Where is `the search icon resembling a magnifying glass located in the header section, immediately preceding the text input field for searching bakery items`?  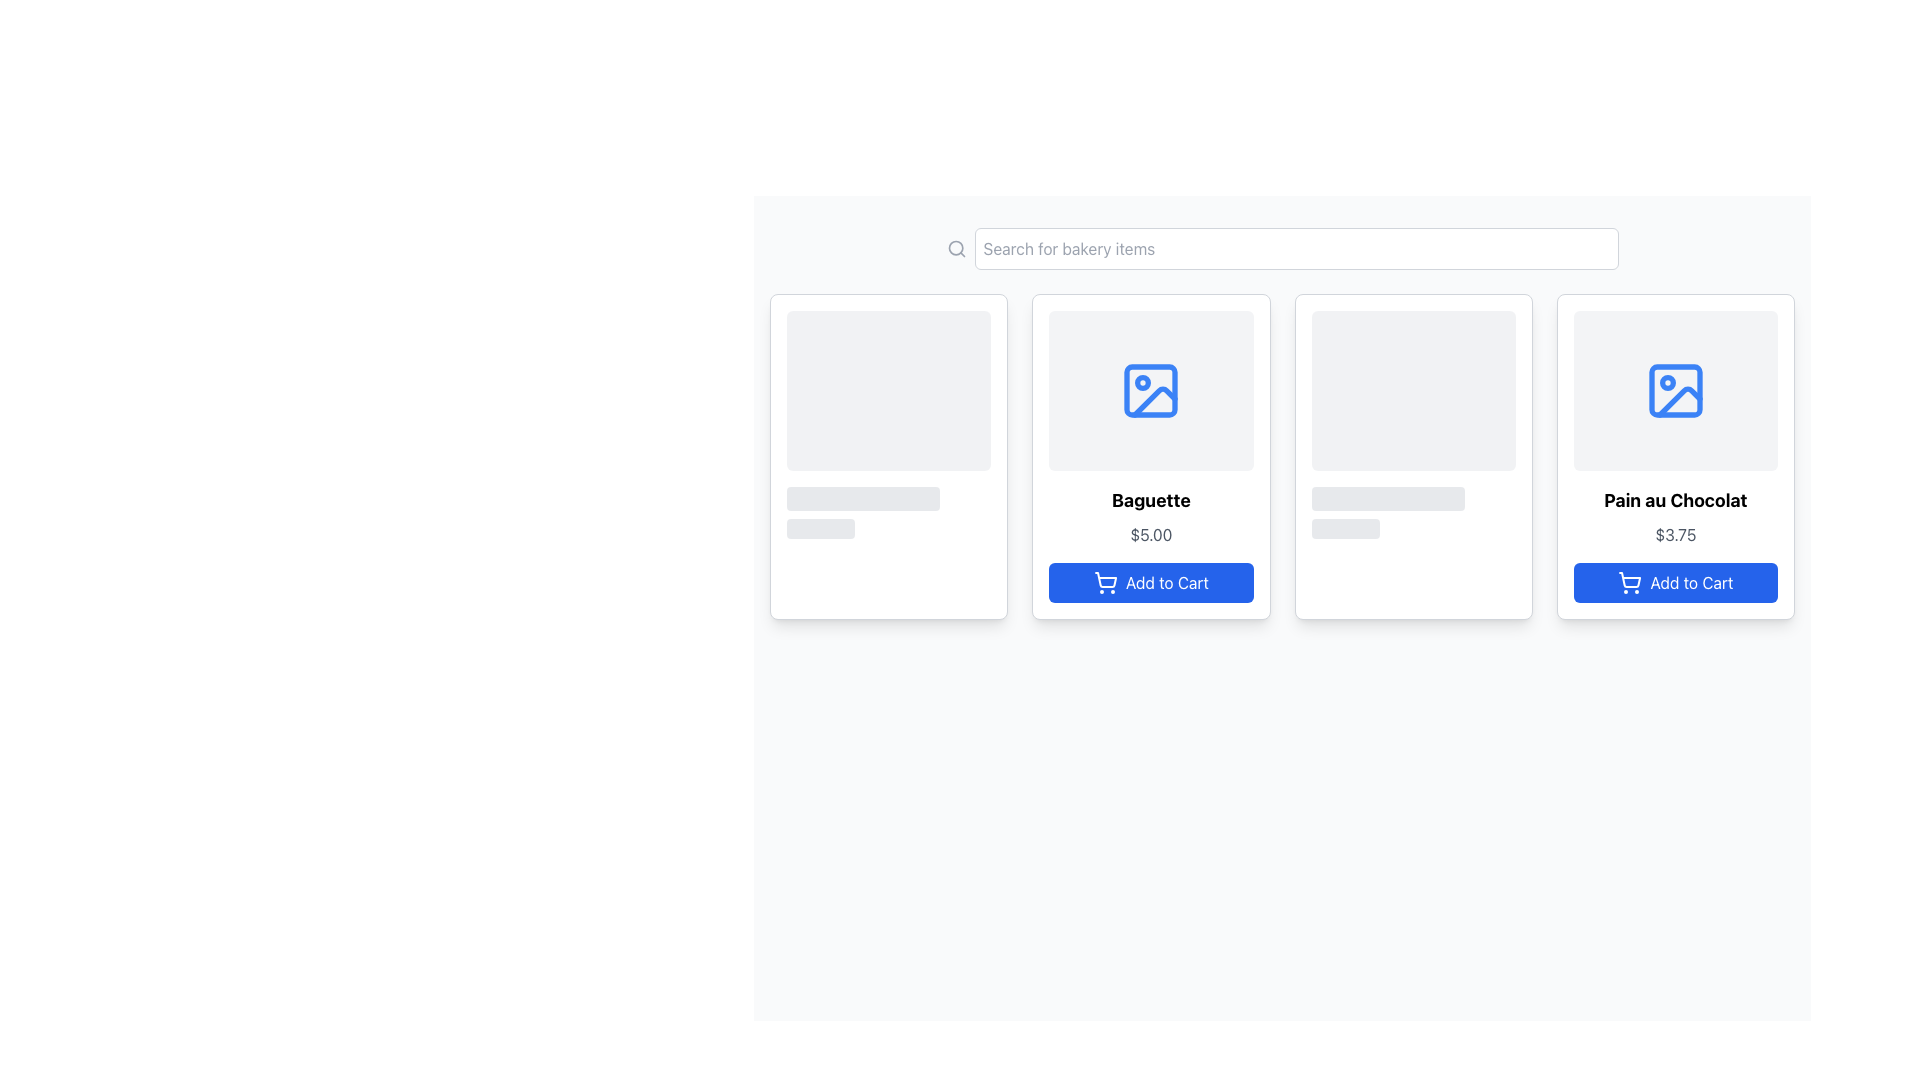
the search icon resembling a magnifying glass located in the header section, immediately preceding the text input field for searching bakery items is located at coordinates (955, 248).